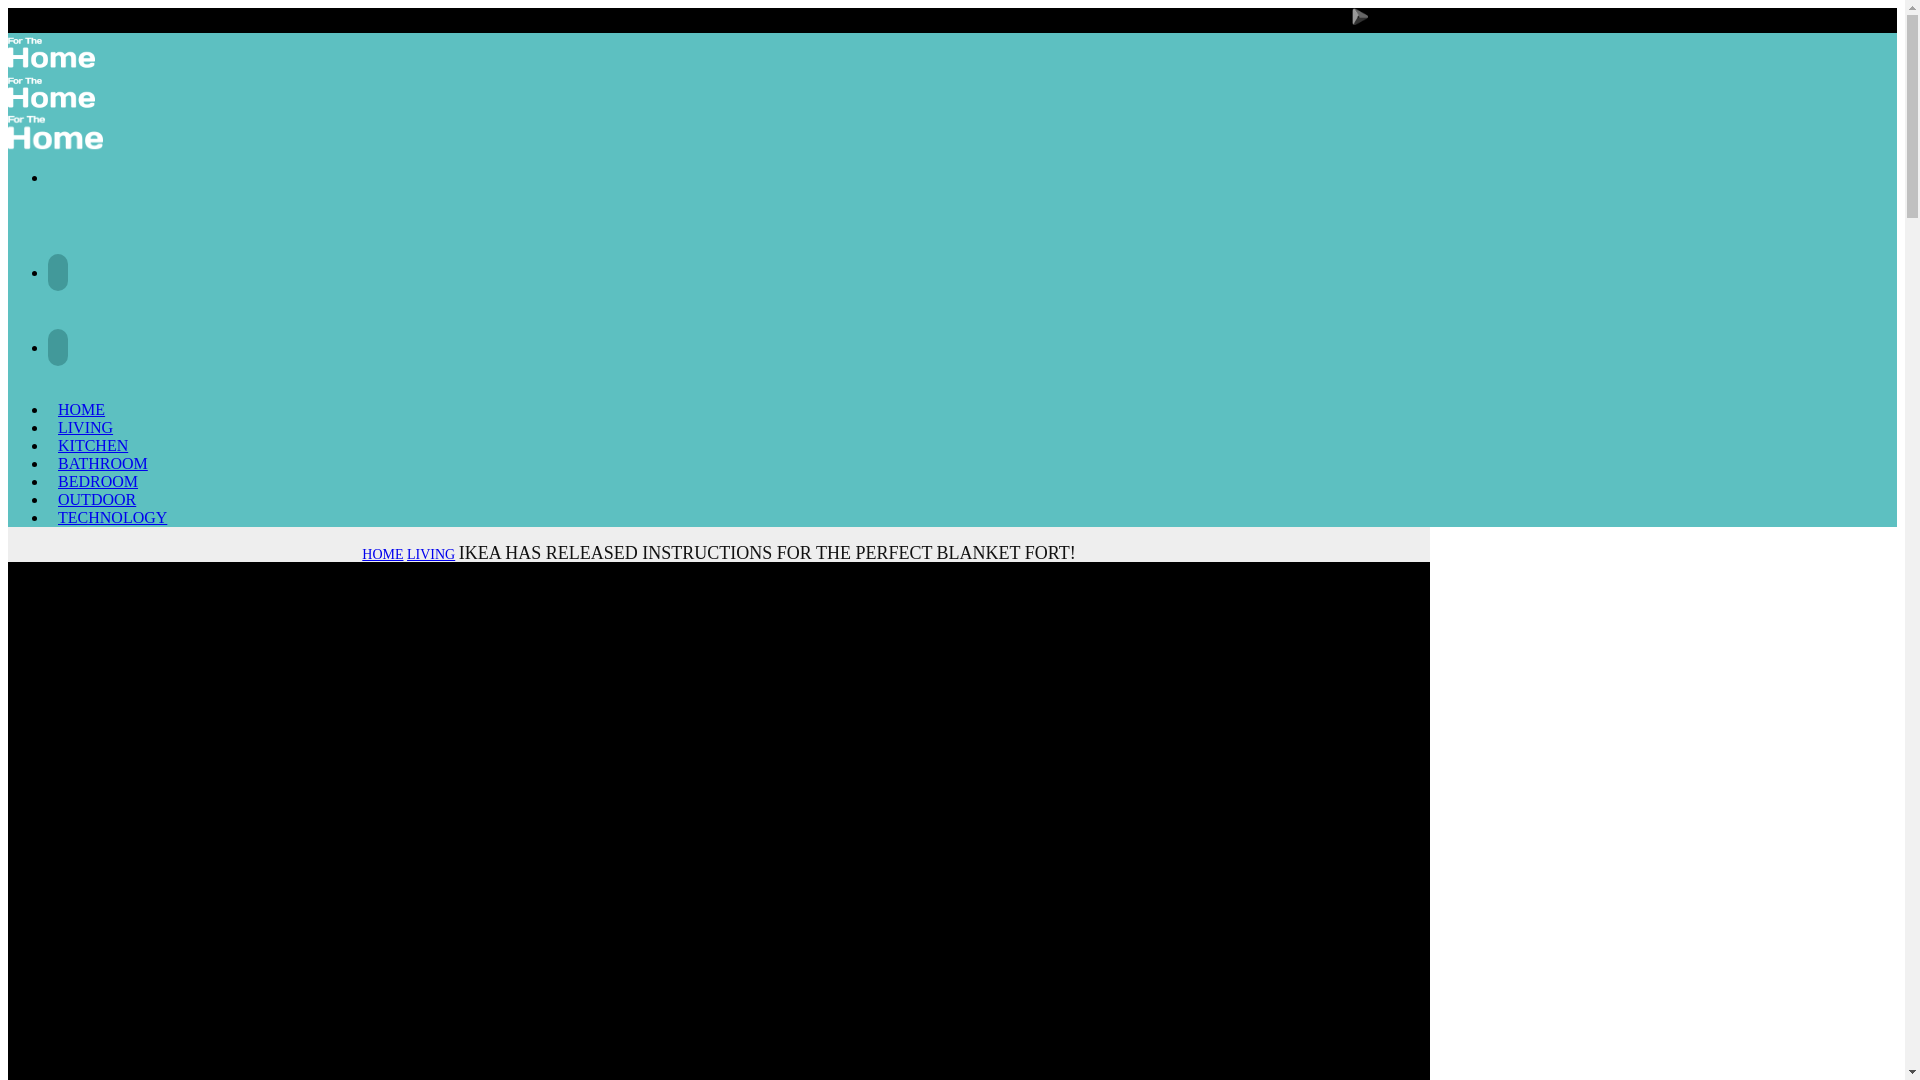 This screenshot has height=1080, width=1920. I want to click on 'BATHROOM', so click(101, 463).